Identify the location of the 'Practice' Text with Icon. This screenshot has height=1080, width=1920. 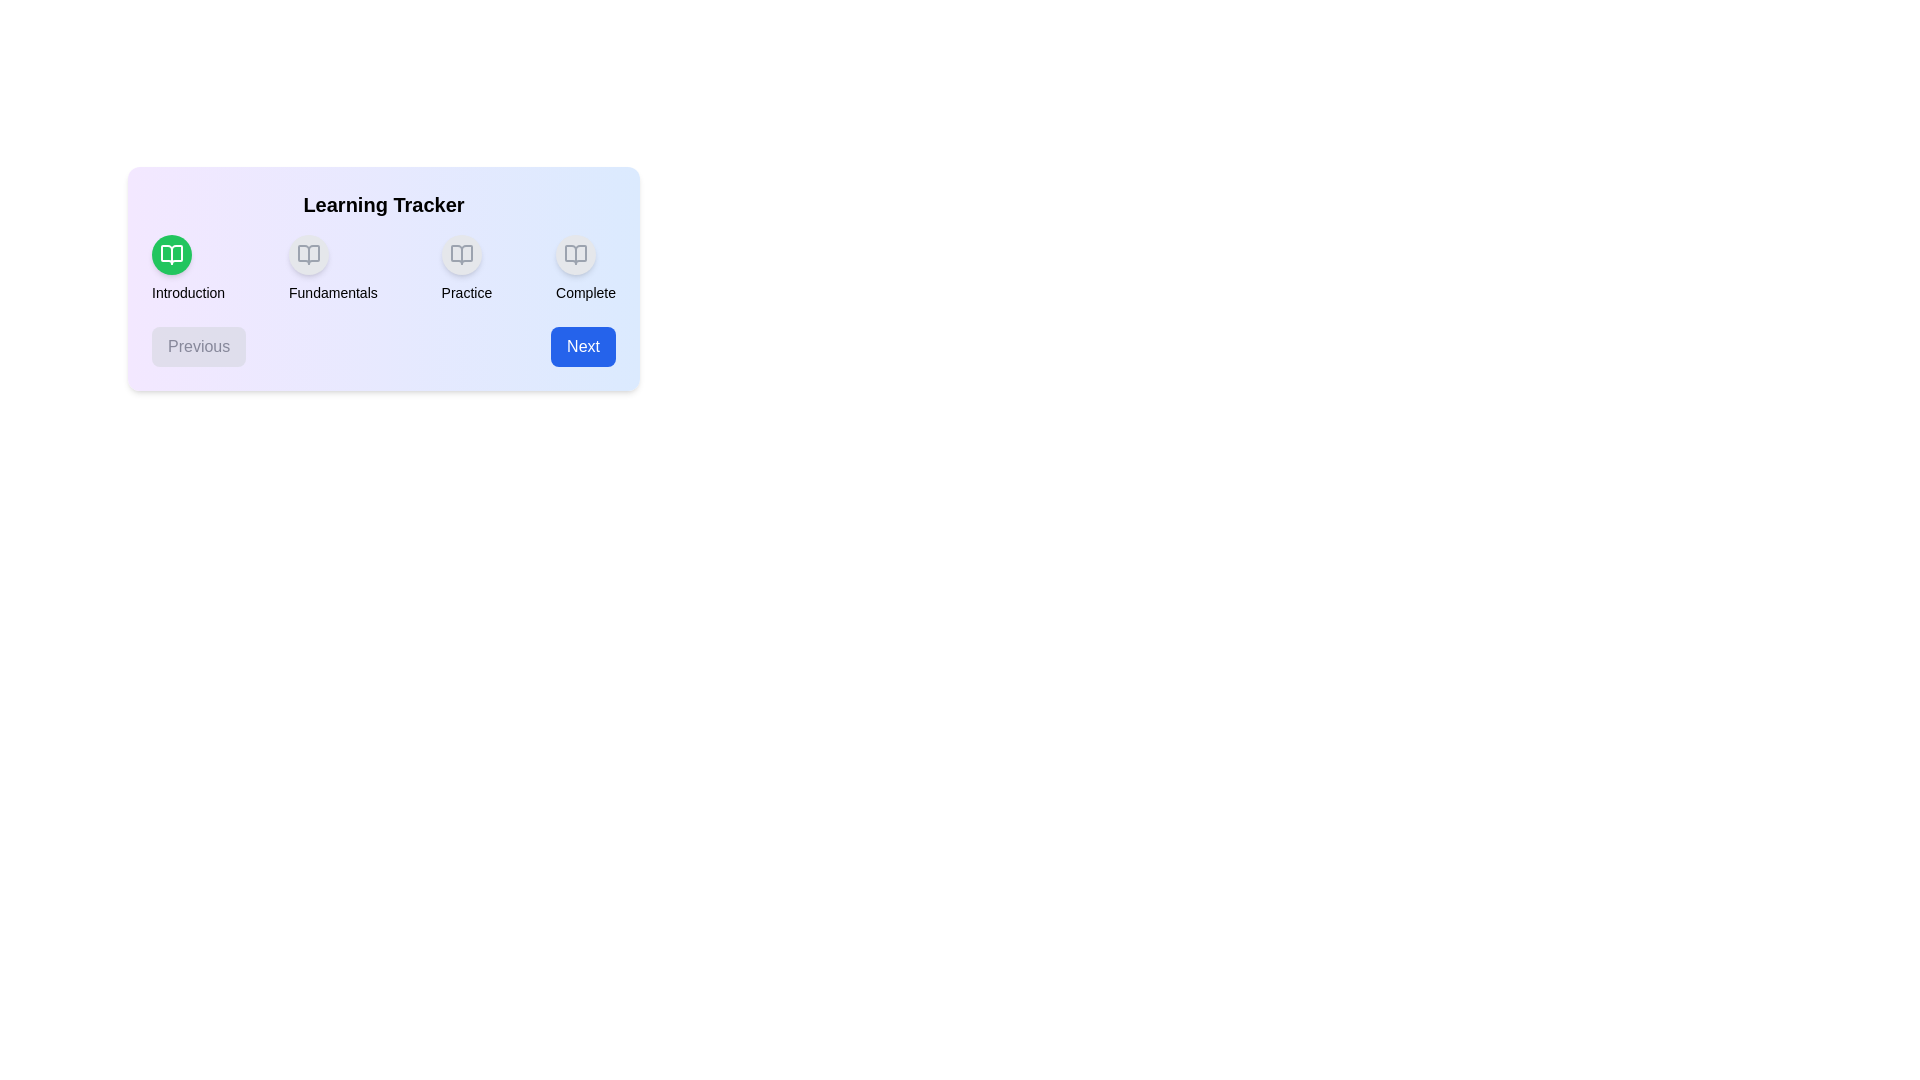
(465, 268).